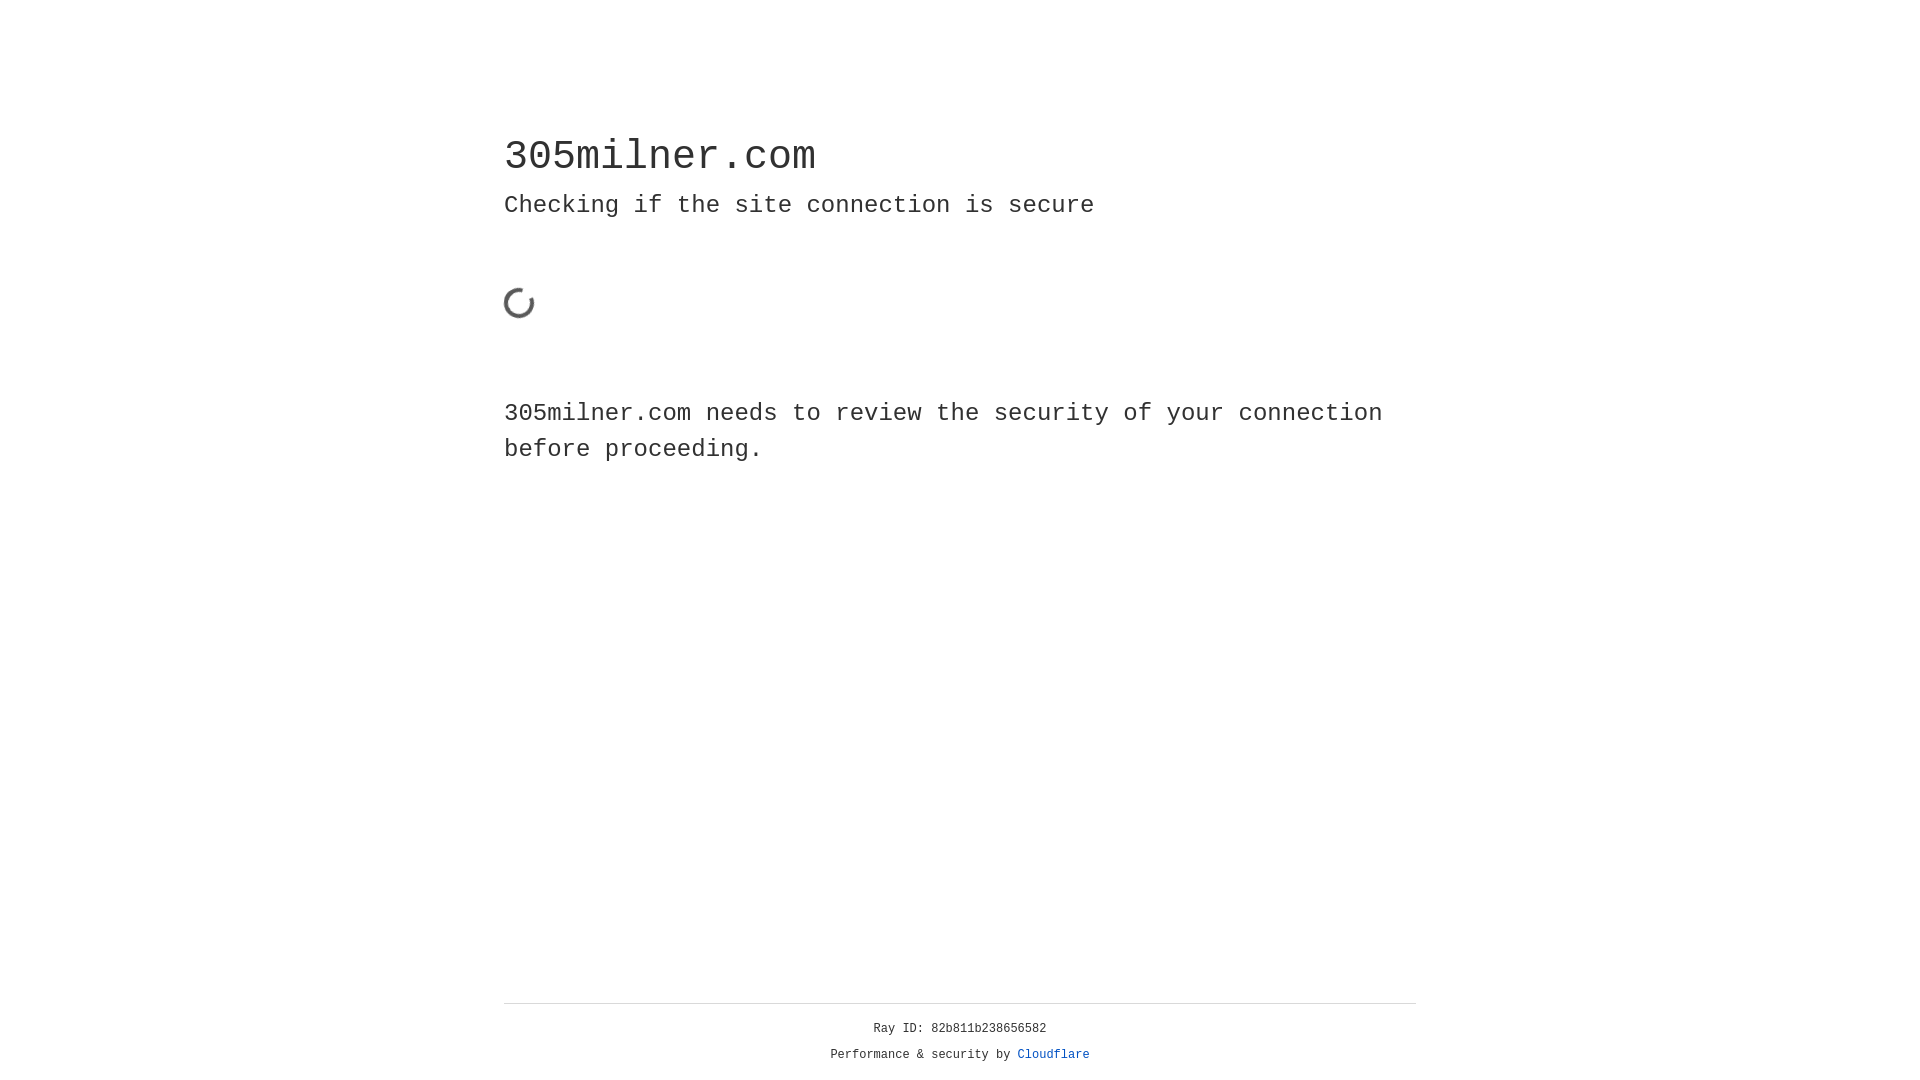  Describe the element at coordinates (1017, 1054) in the screenshot. I see `'Cloudflare'` at that location.